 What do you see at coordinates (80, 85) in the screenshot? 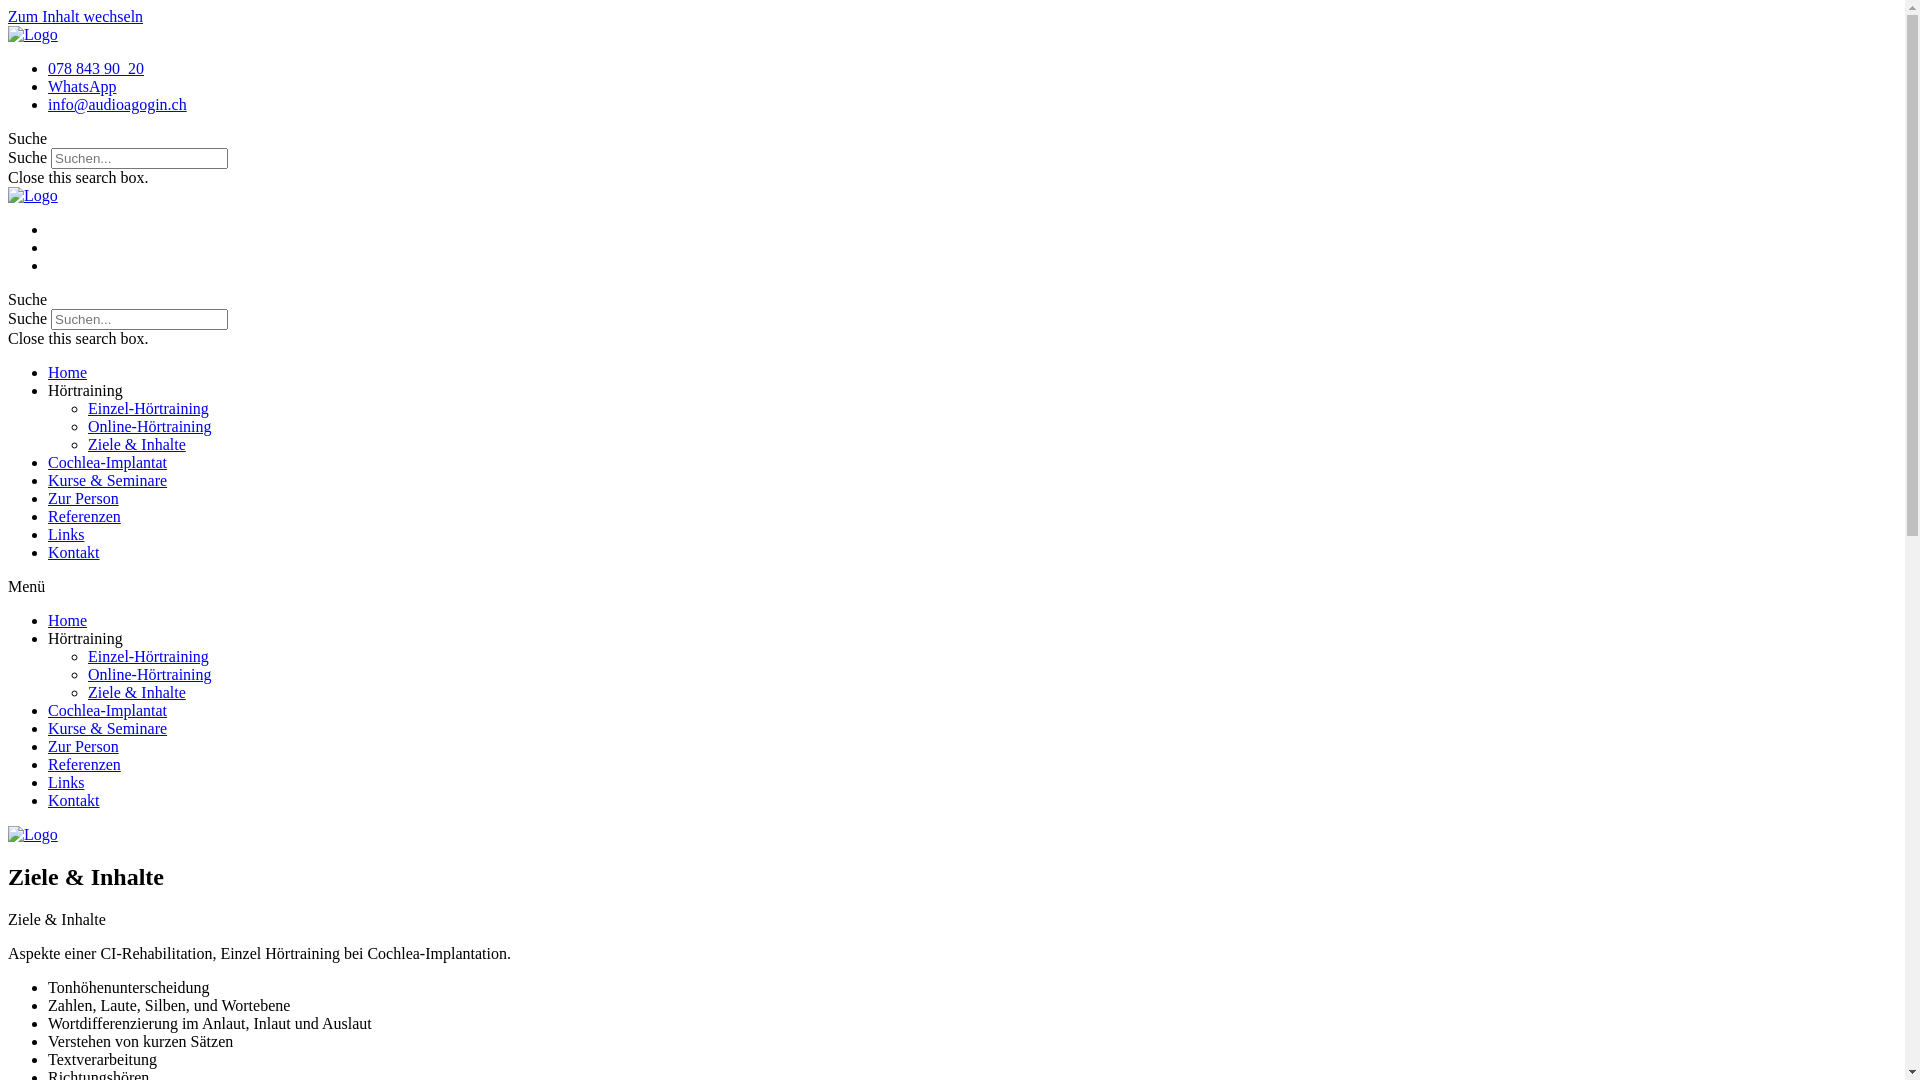
I see `'WhatsApp'` at bounding box center [80, 85].